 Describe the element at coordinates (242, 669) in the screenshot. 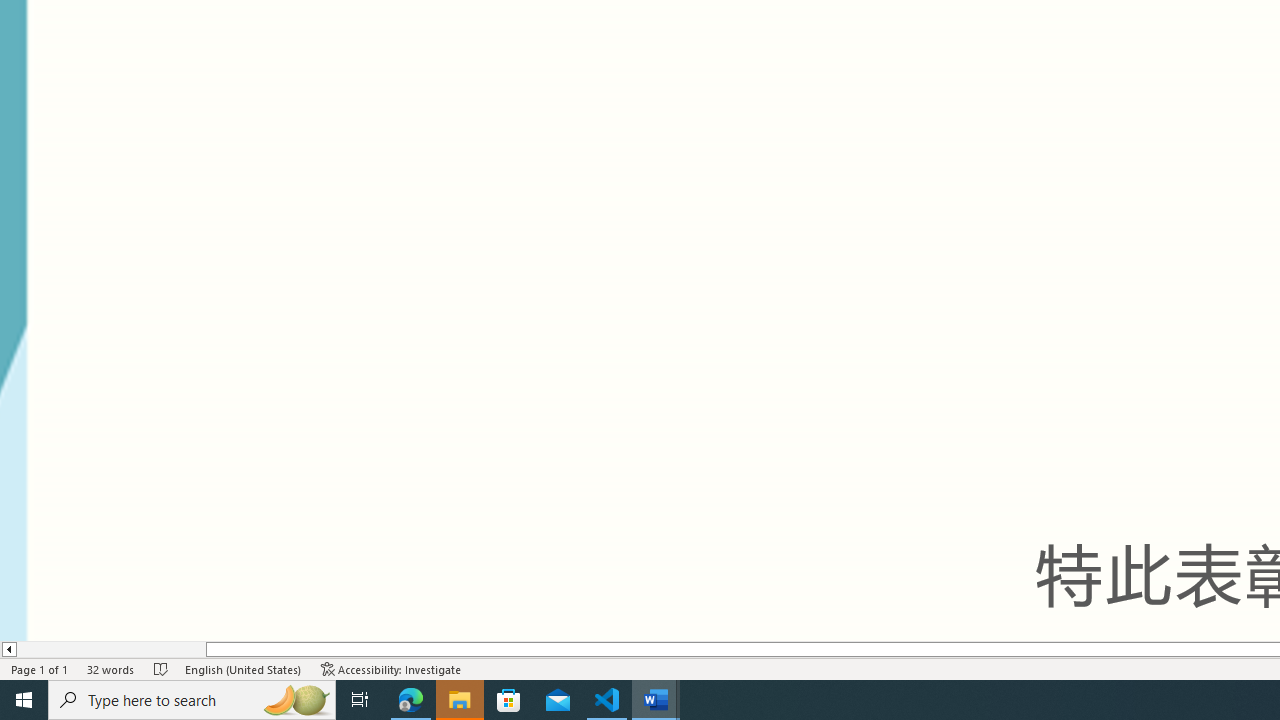

I see `'Language English (United States)'` at that location.